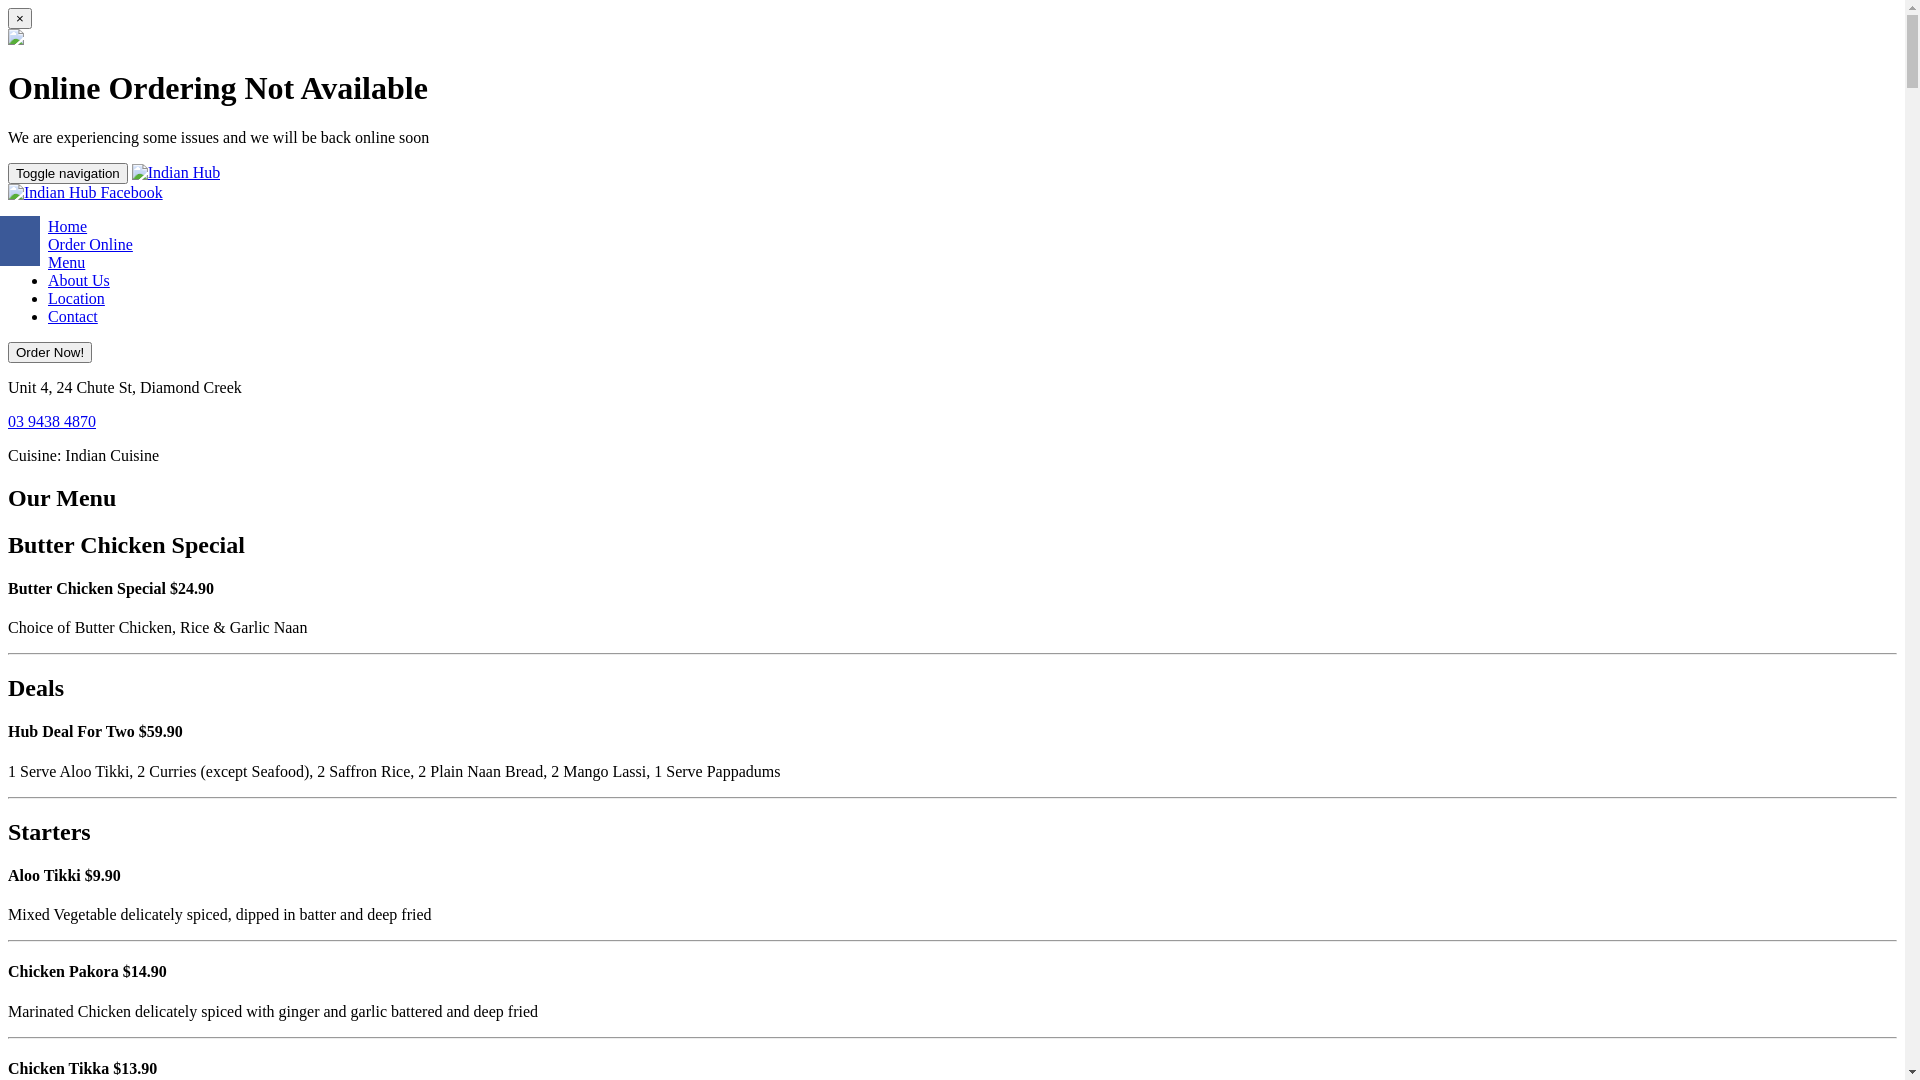 This screenshot has height=1080, width=1920. What do you see at coordinates (48, 315) in the screenshot?
I see `'Contact'` at bounding box center [48, 315].